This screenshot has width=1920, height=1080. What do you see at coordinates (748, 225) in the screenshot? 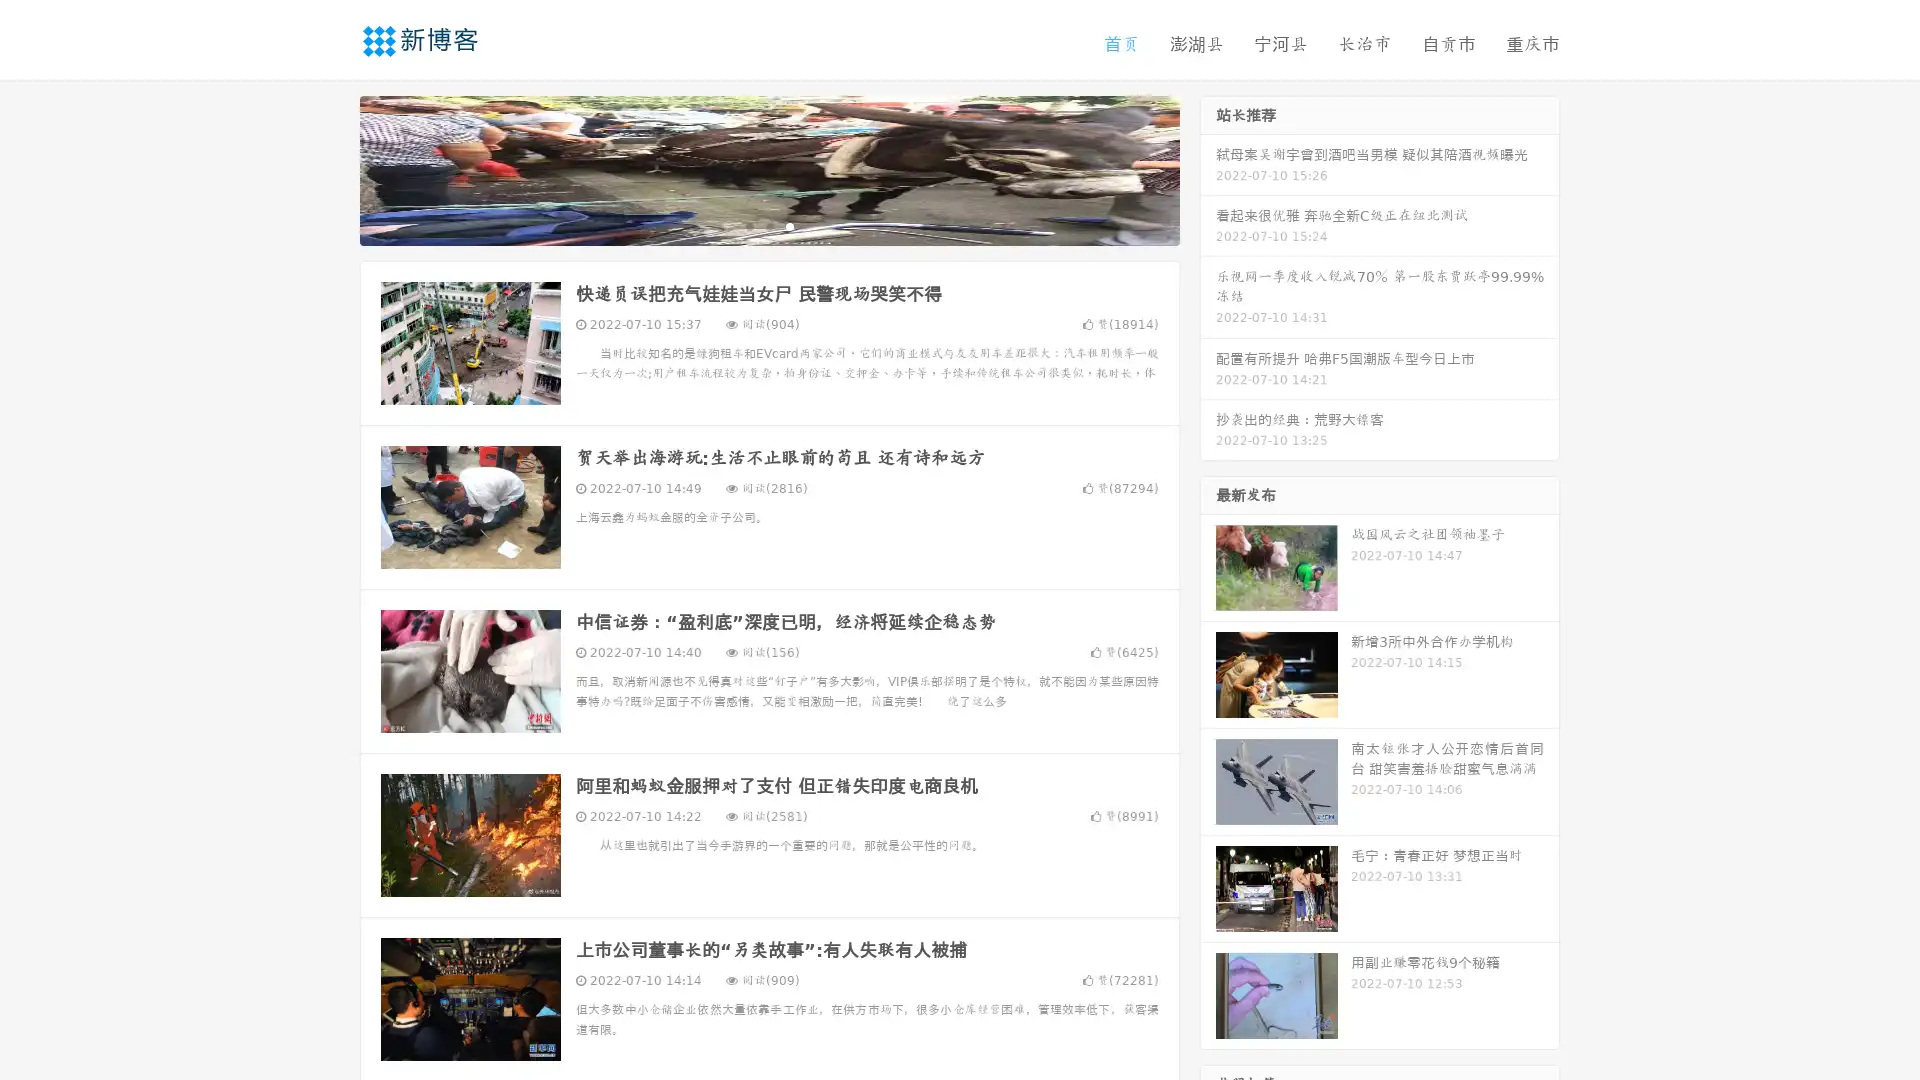
I see `Go to slide 1` at bounding box center [748, 225].